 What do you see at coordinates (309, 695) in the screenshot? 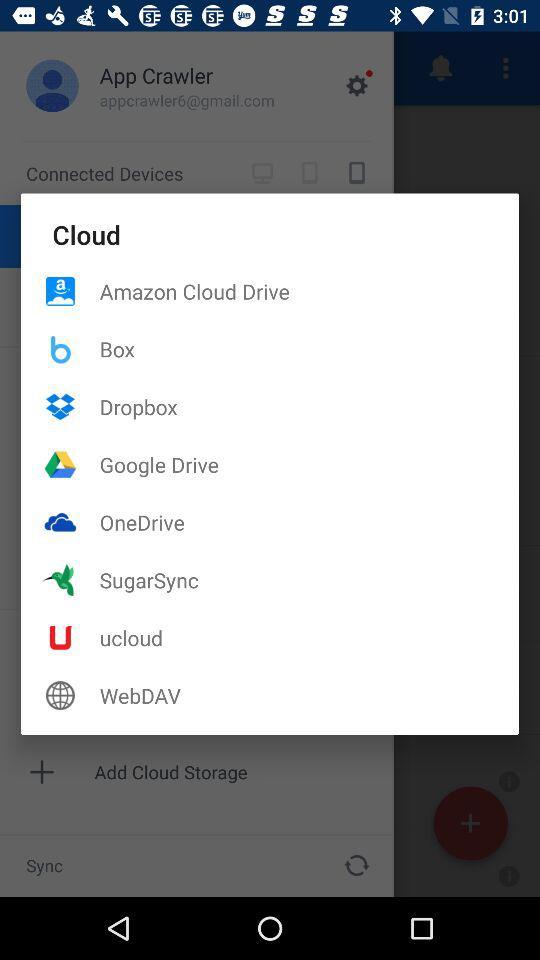
I see `the item at the bottom` at bounding box center [309, 695].